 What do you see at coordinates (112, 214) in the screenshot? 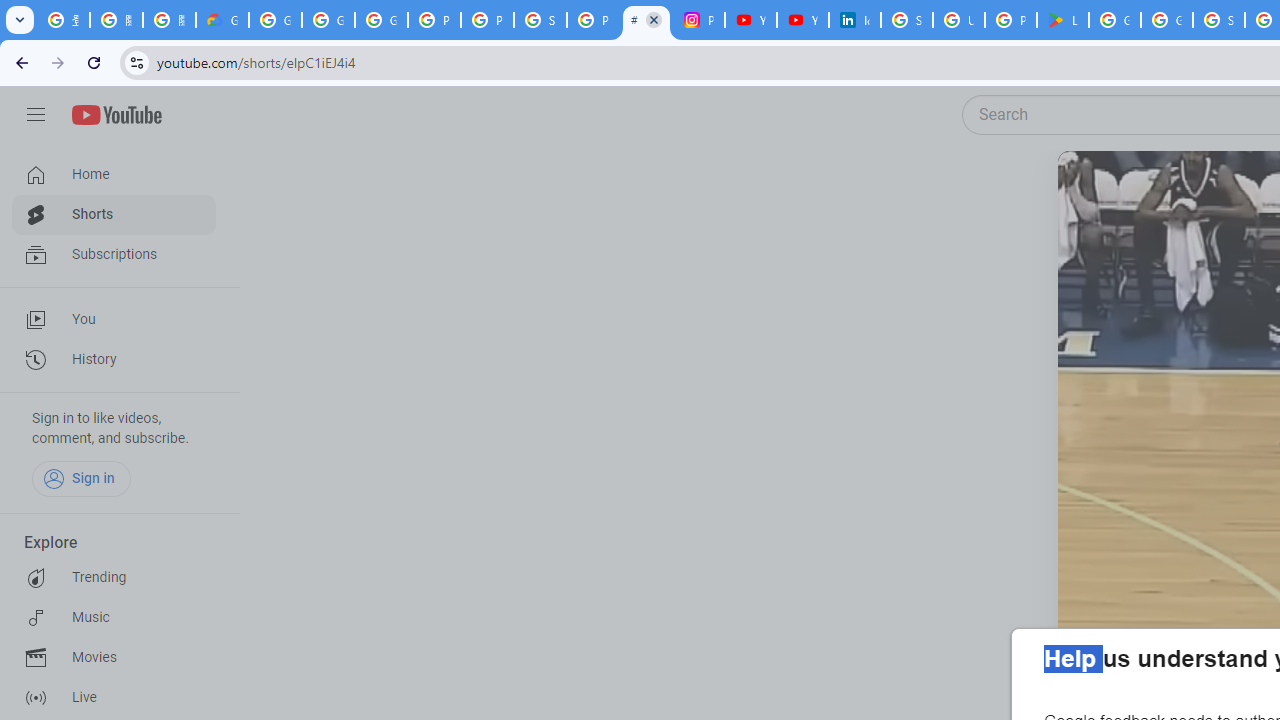
I see `'Shorts'` at bounding box center [112, 214].